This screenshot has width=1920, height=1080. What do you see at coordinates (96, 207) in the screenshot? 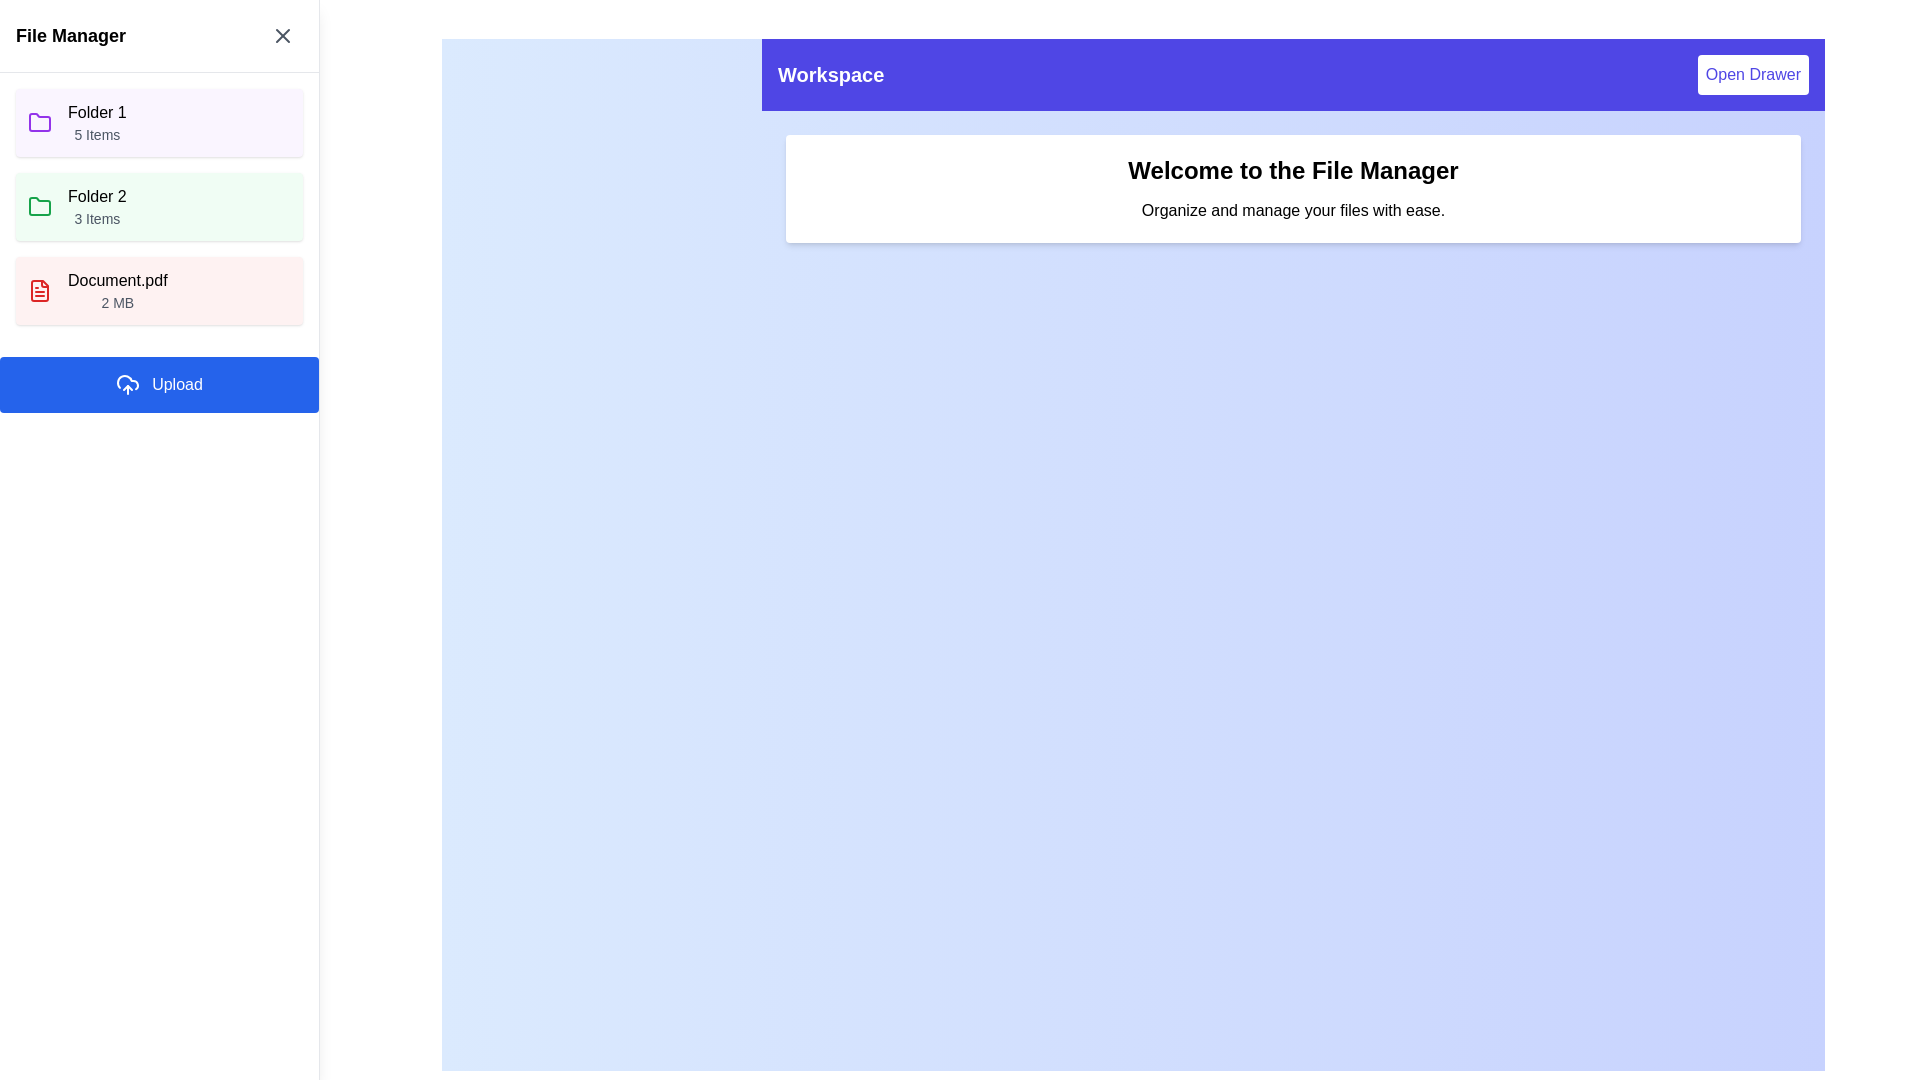
I see `the folder entry labeled 'Folder 2' in the left sidebar of the File Manager, which displays '3 Items'` at bounding box center [96, 207].